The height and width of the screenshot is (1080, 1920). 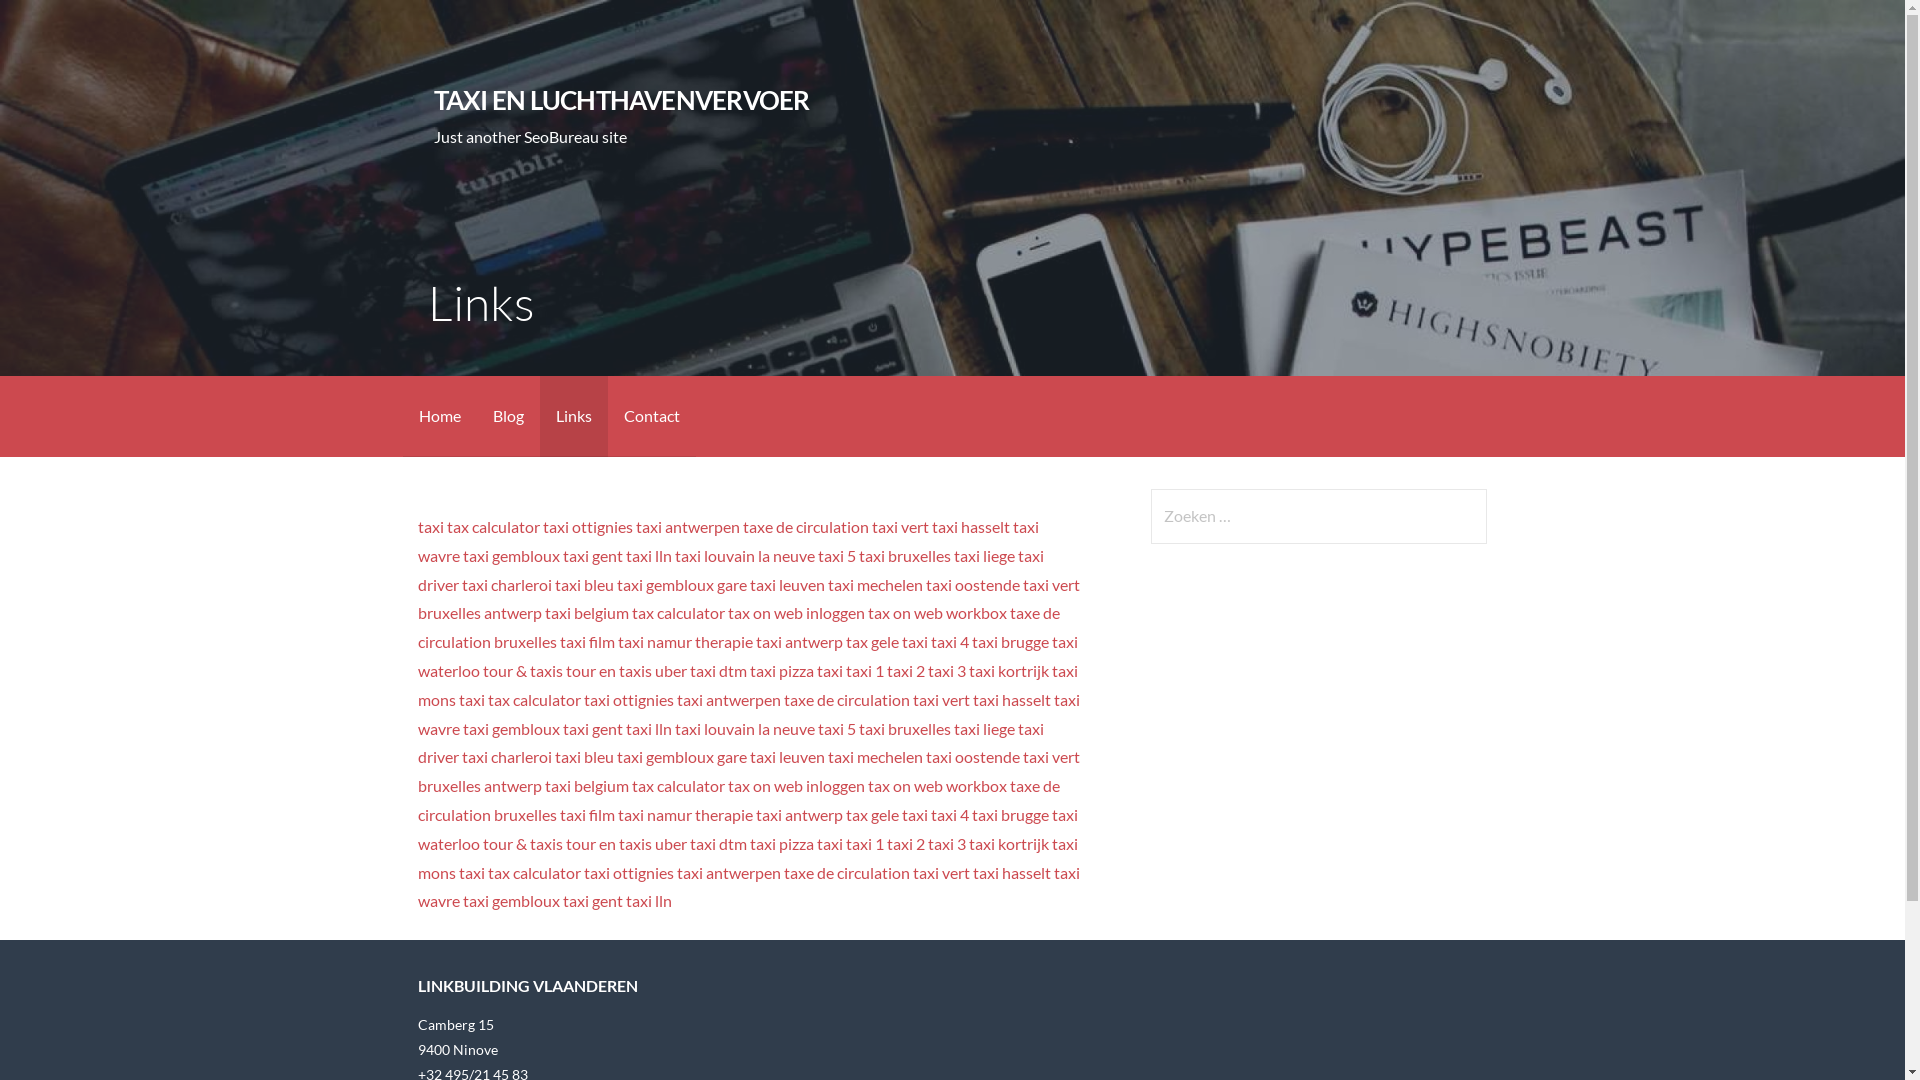 What do you see at coordinates (811, 670) in the screenshot?
I see `'pizza taxi'` at bounding box center [811, 670].